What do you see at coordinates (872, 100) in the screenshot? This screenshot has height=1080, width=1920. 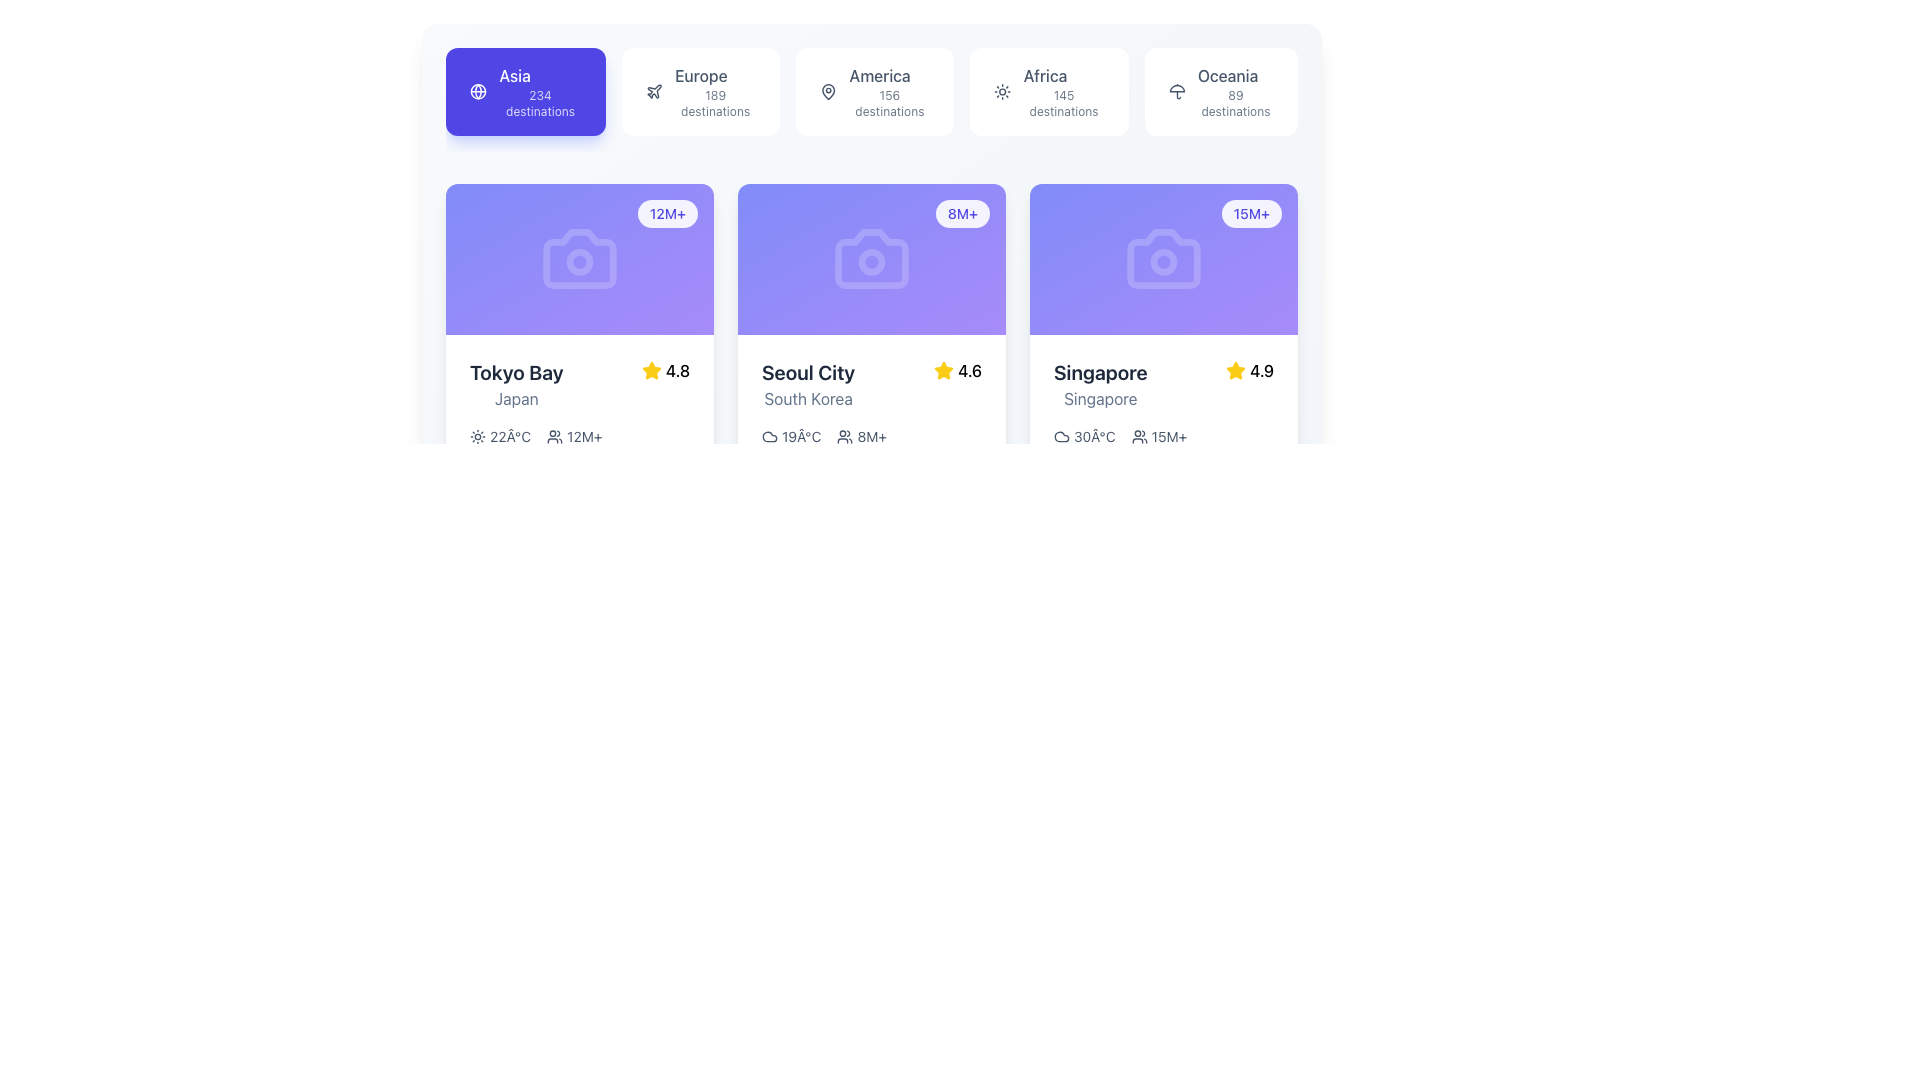 I see `the button labeled 'America' with a pin icon and '156 destinations' text` at bounding box center [872, 100].